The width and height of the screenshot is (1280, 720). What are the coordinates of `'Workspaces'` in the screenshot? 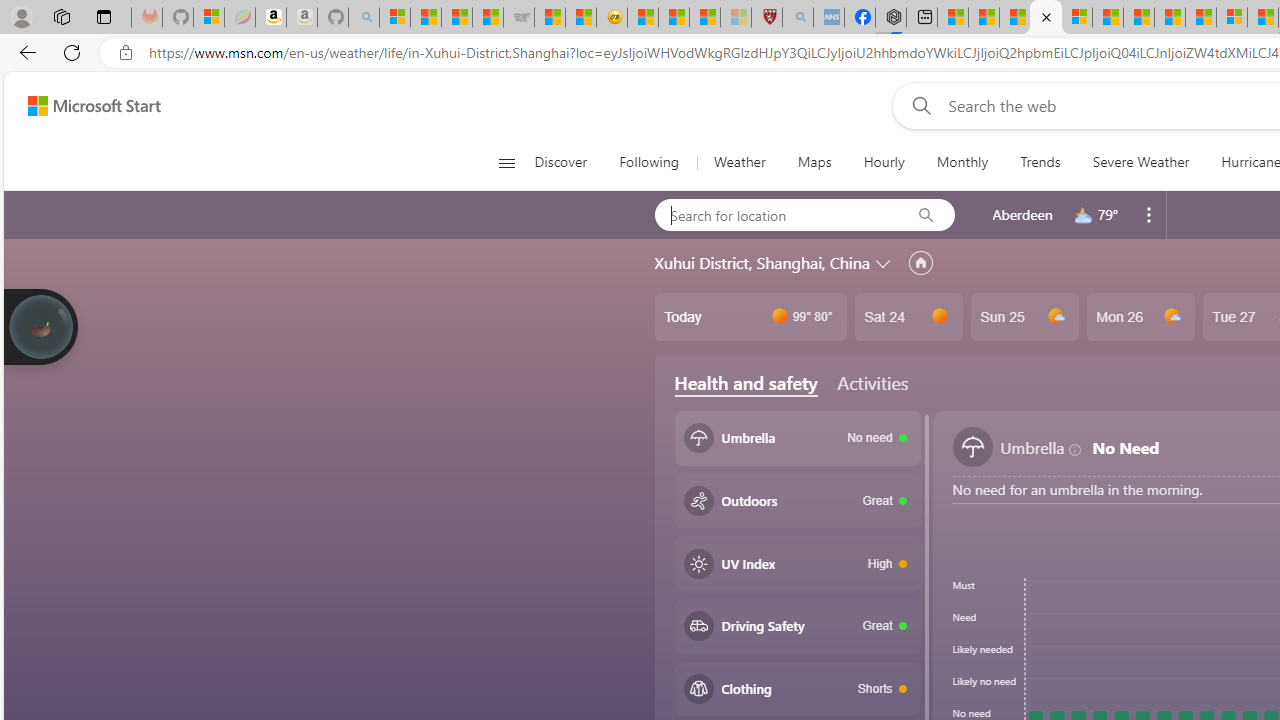 It's located at (61, 16).